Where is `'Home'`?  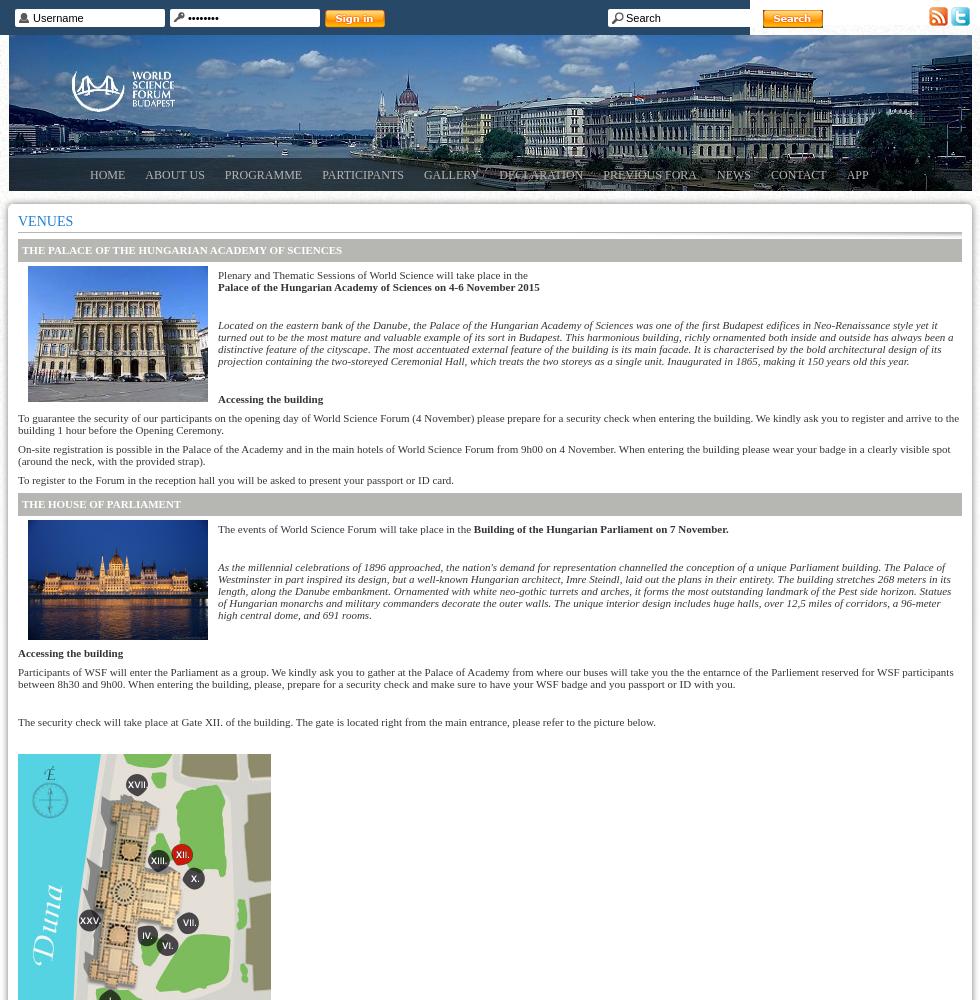
'Home' is located at coordinates (107, 175).